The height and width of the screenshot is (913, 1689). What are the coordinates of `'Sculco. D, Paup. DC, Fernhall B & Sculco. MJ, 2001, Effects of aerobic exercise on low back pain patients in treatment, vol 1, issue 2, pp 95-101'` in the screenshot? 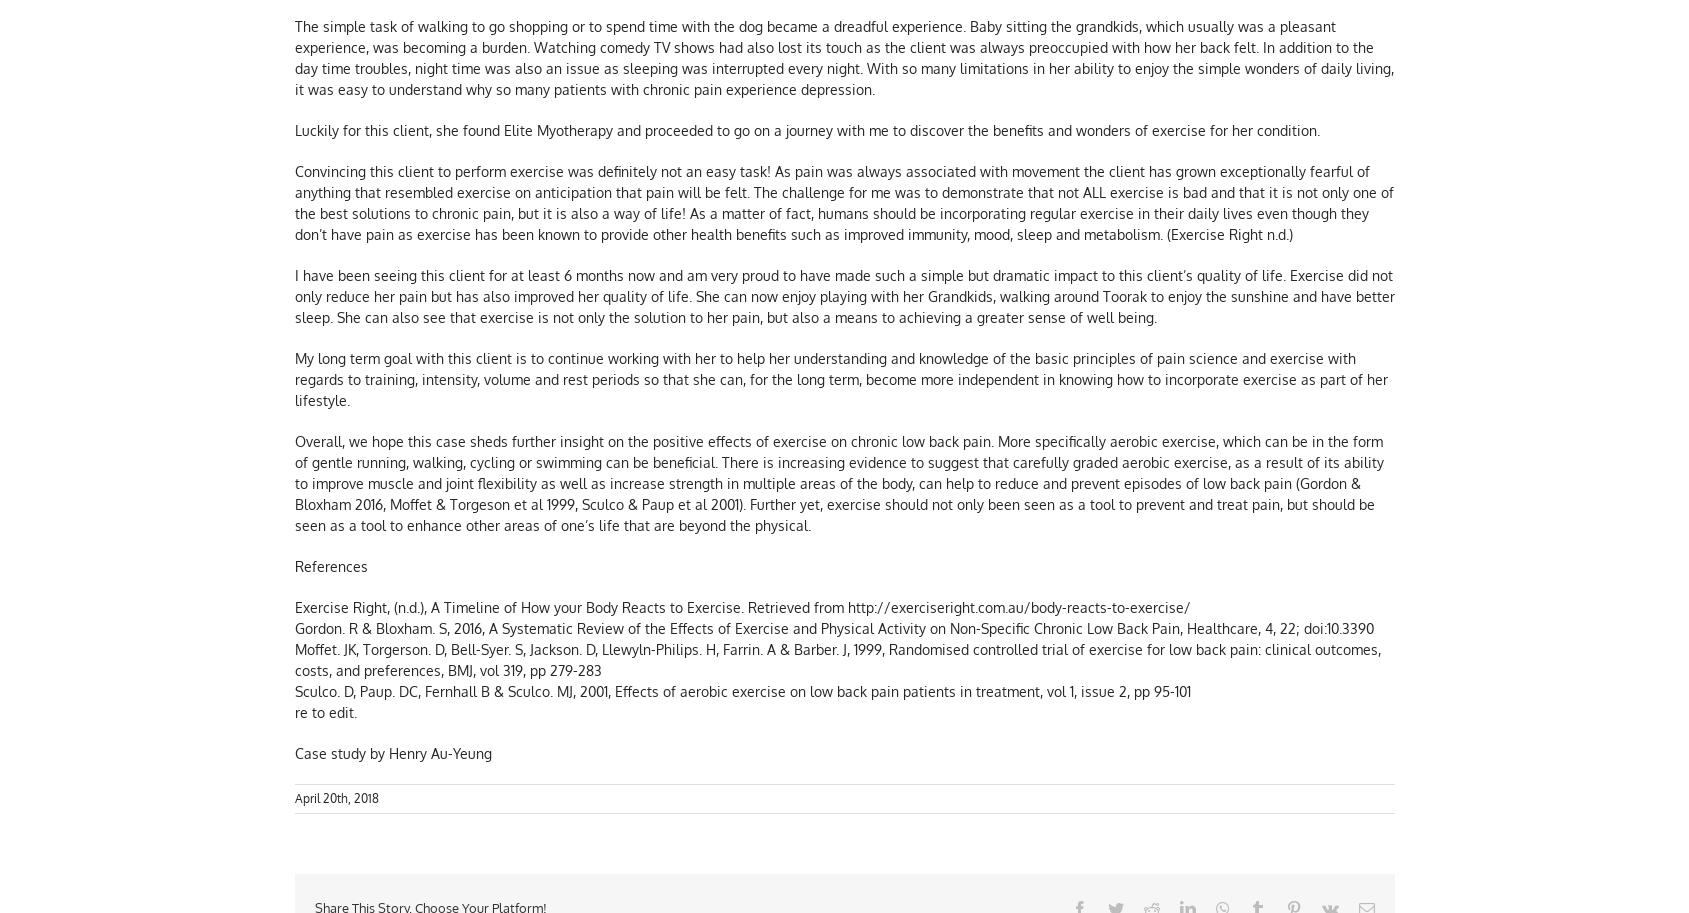 It's located at (741, 694).